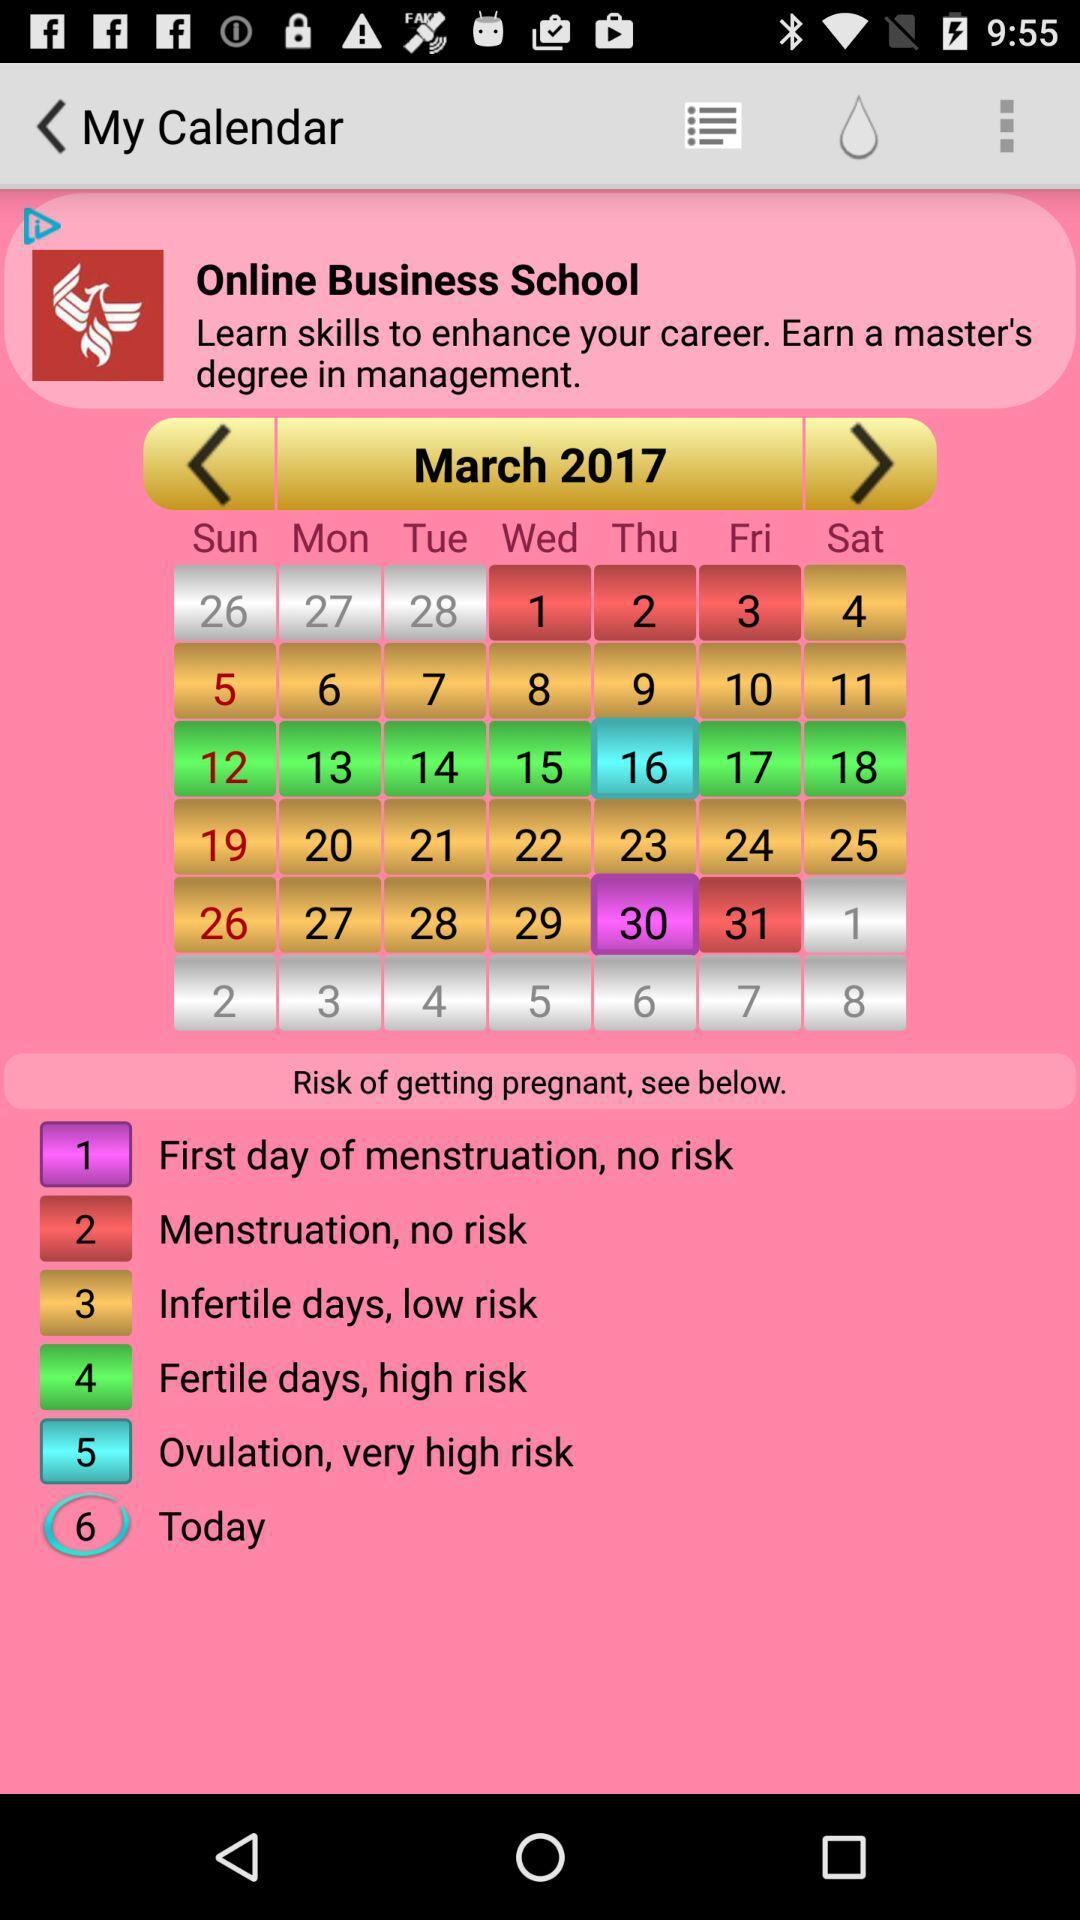 Image resolution: width=1080 pixels, height=1920 pixels. I want to click on previous month, so click(208, 462).